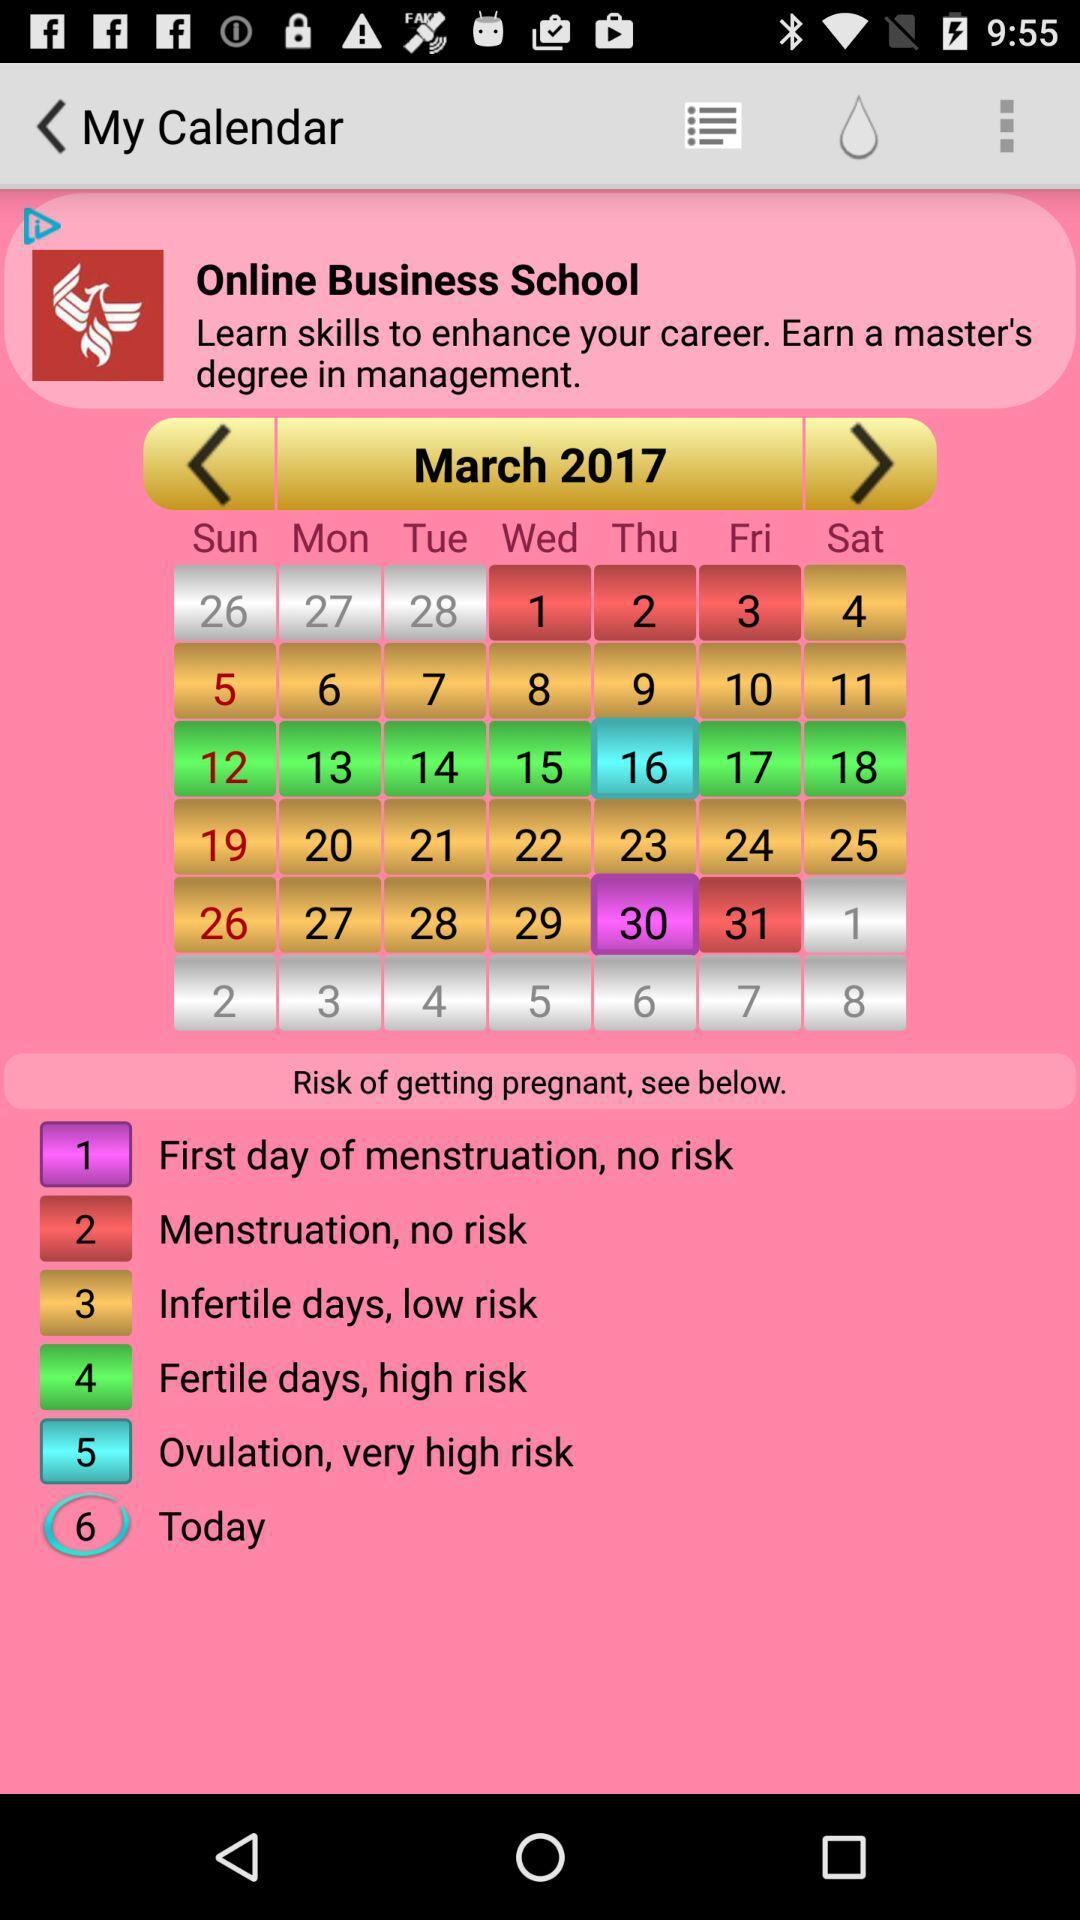 Image resolution: width=1080 pixels, height=1920 pixels. I want to click on previous month, so click(208, 462).